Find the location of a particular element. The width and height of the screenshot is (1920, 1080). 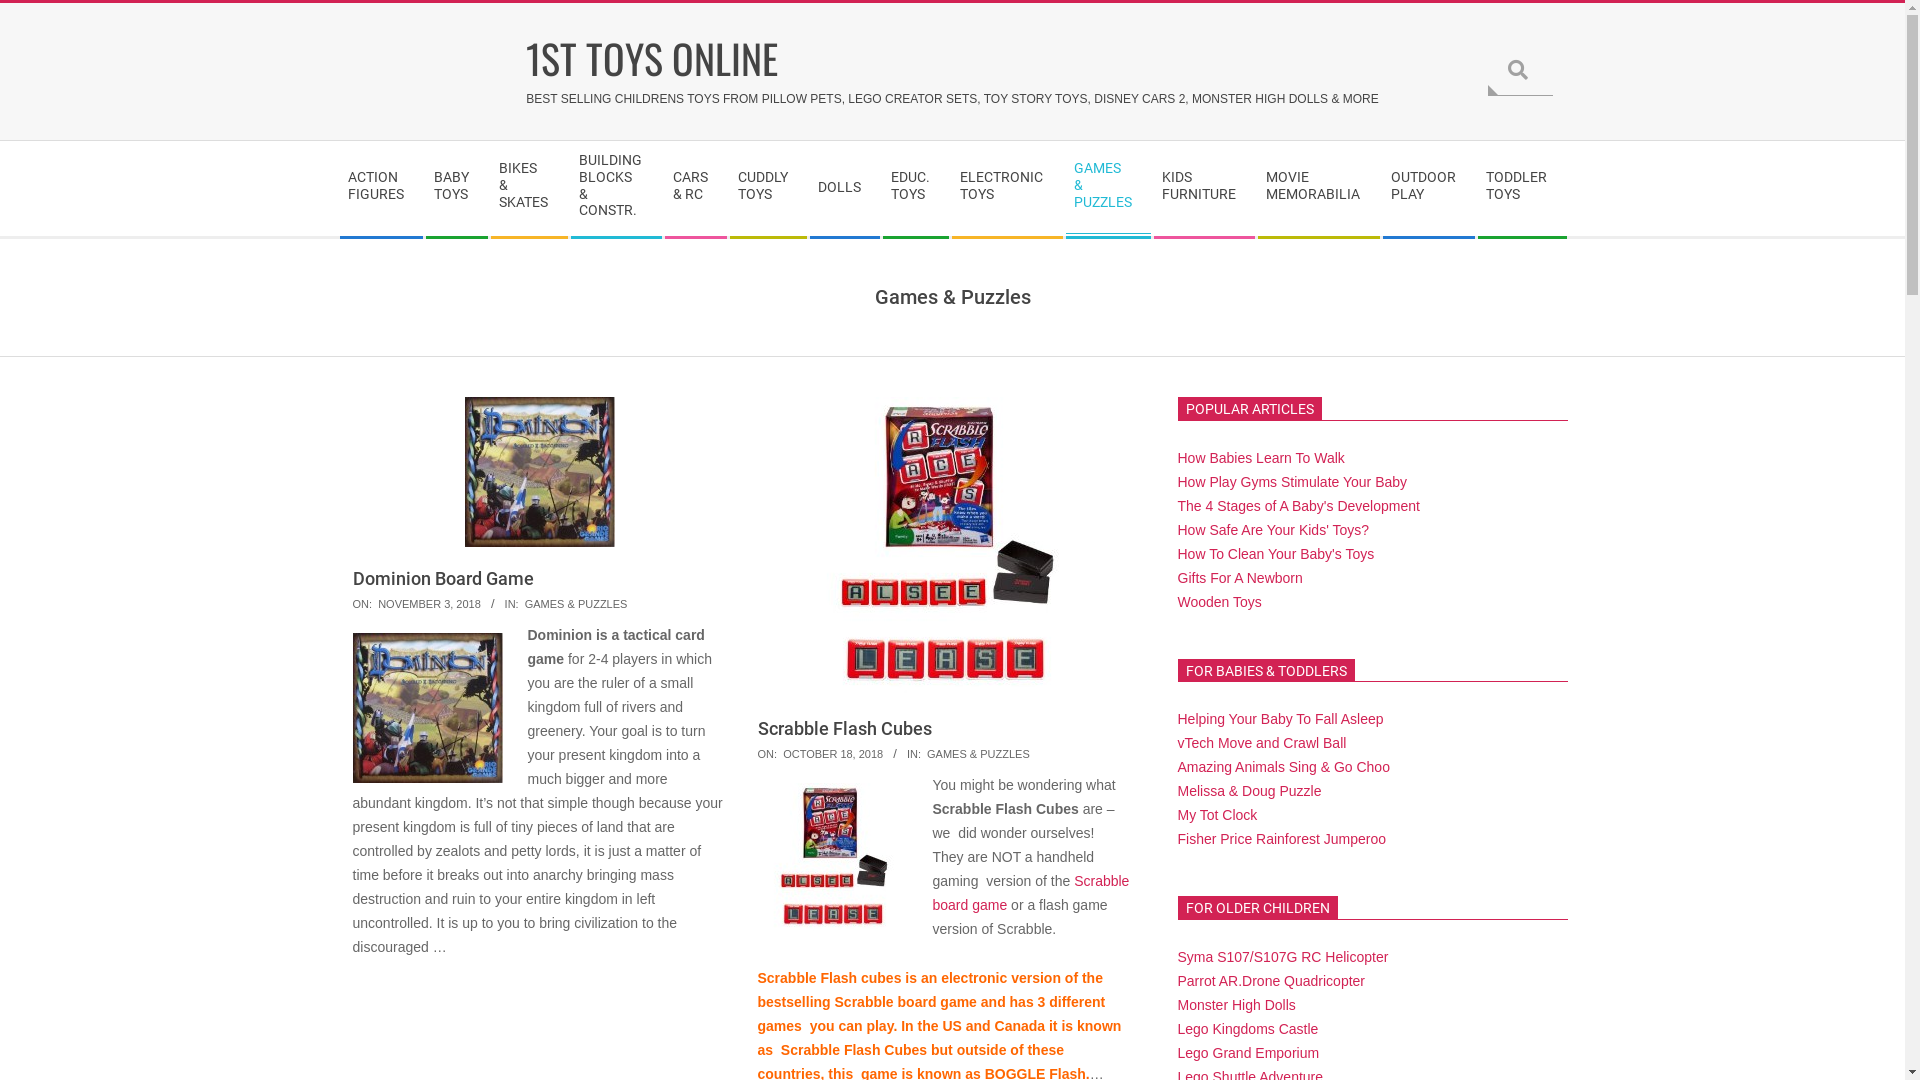

'How Babies Learn To Walk' is located at coordinates (1260, 458).